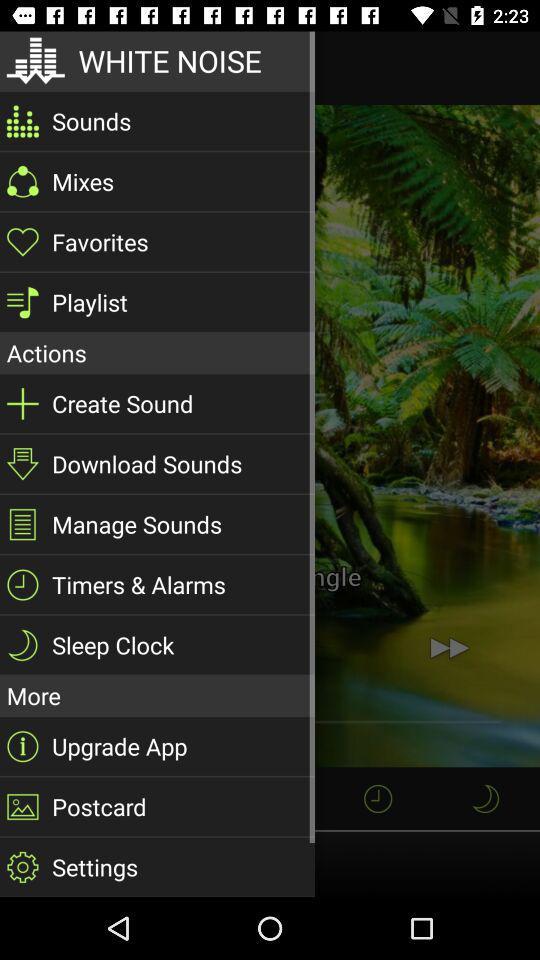 The height and width of the screenshot is (960, 540). What do you see at coordinates (378, 798) in the screenshot?
I see `the time icon` at bounding box center [378, 798].